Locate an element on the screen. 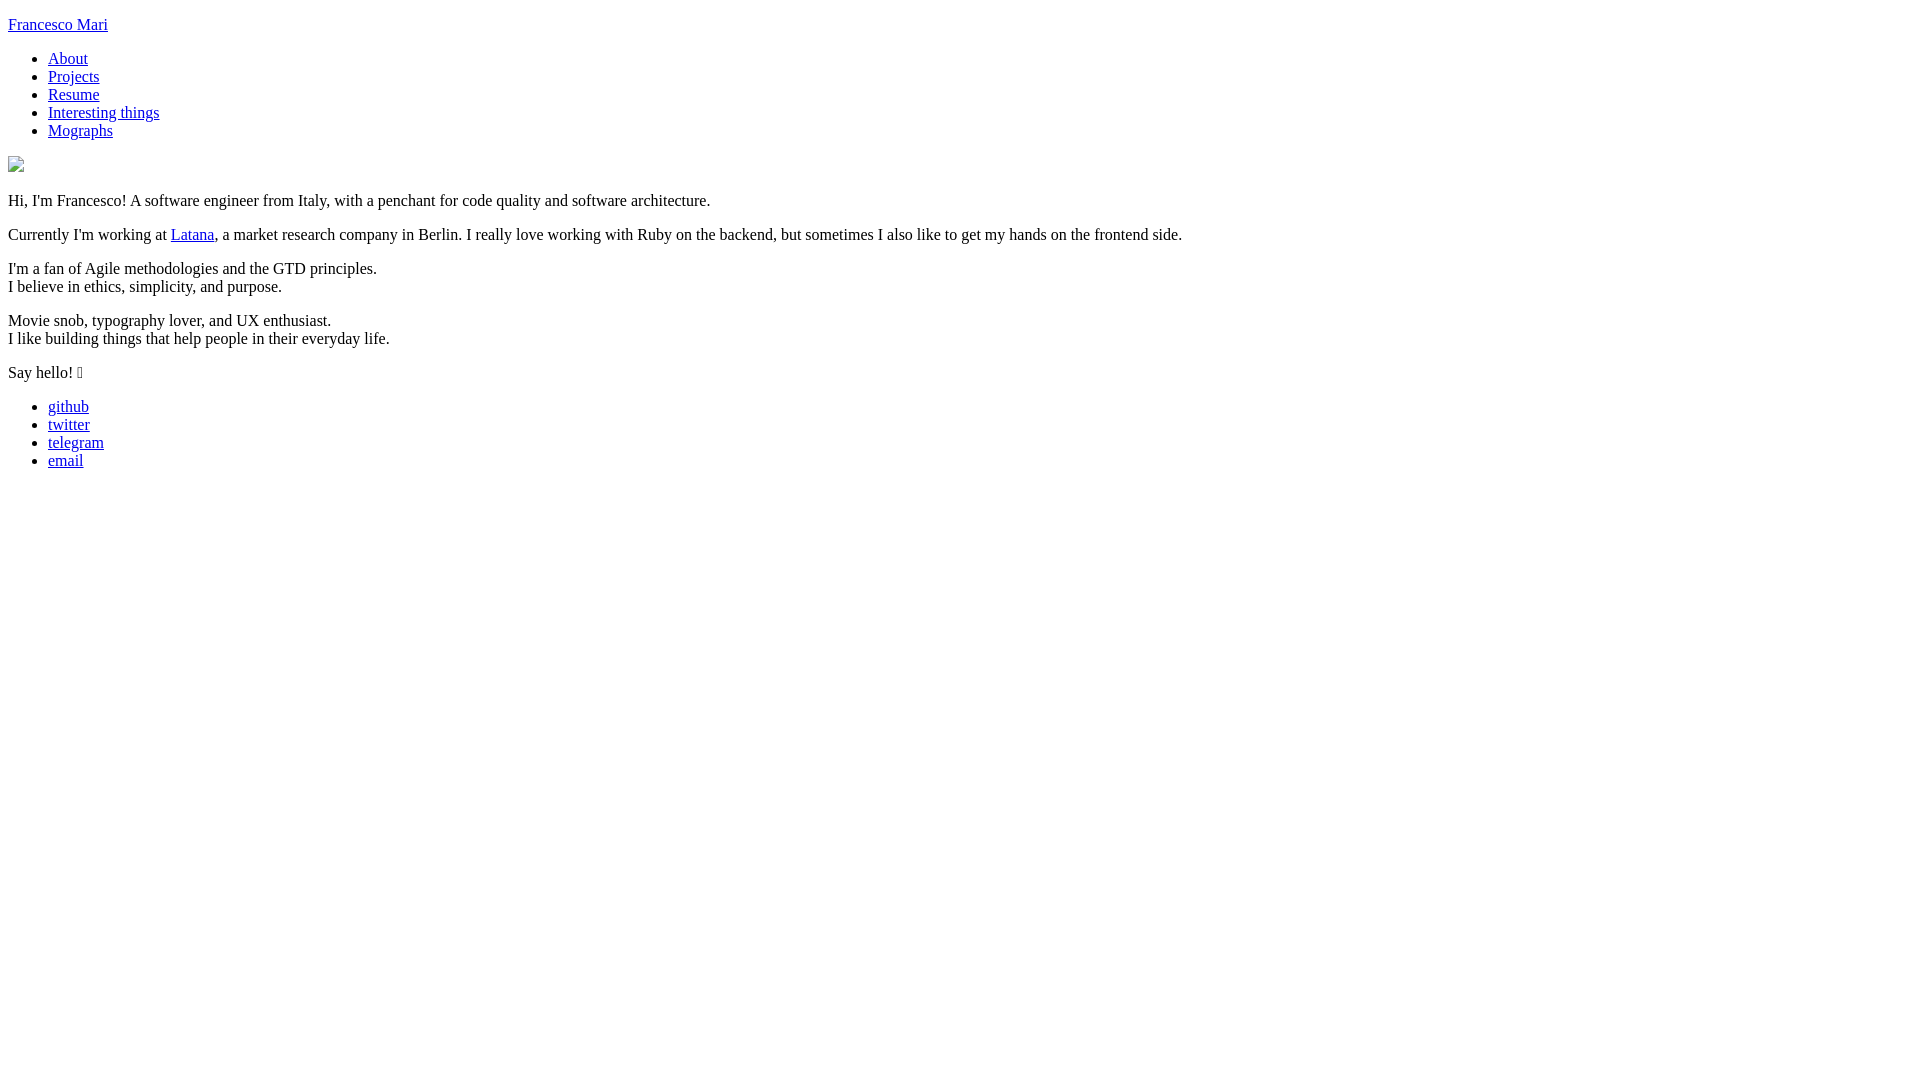  'Resume' is located at coordinates (73, 94).